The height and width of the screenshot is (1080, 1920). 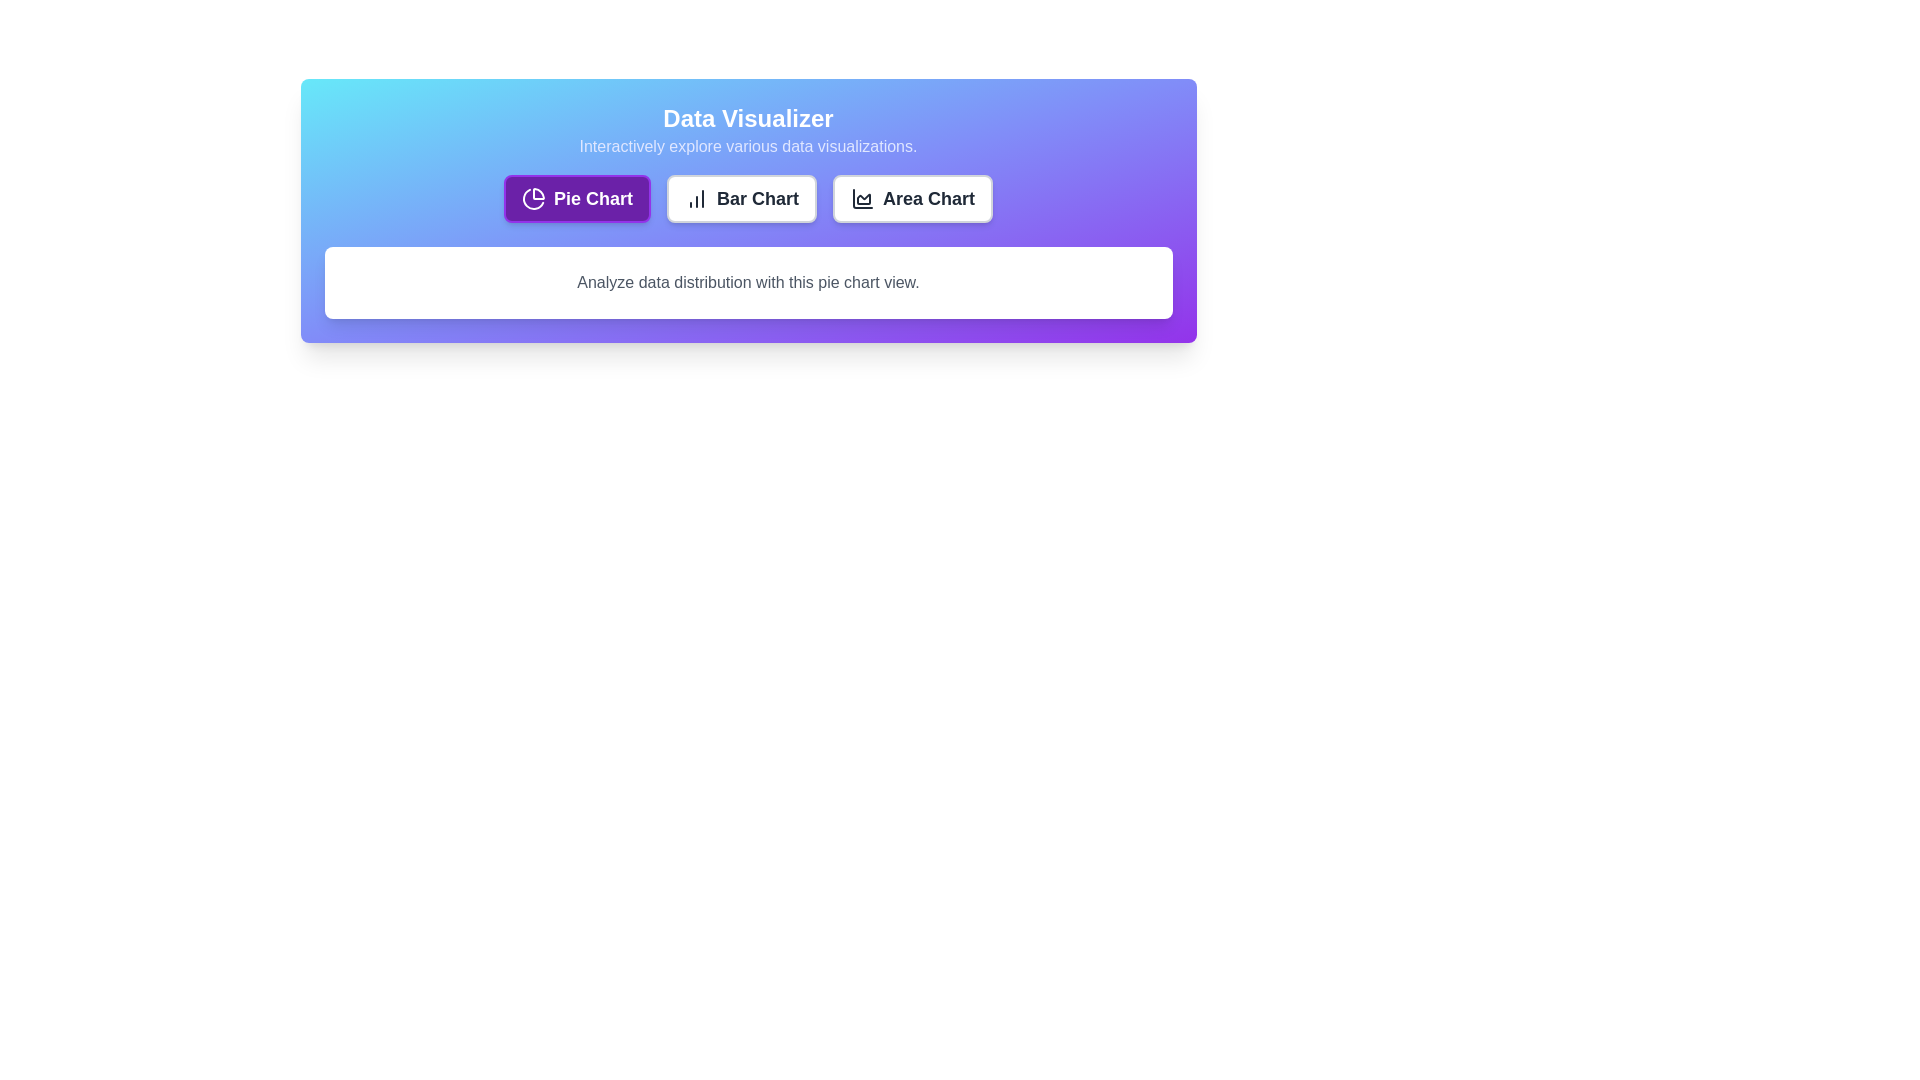 What do you see at coordinates (576, 199) in the screenshot?
I see `the Pie Chart tab in the DataVisualizerTabs component` at bounding box center [576, 199].